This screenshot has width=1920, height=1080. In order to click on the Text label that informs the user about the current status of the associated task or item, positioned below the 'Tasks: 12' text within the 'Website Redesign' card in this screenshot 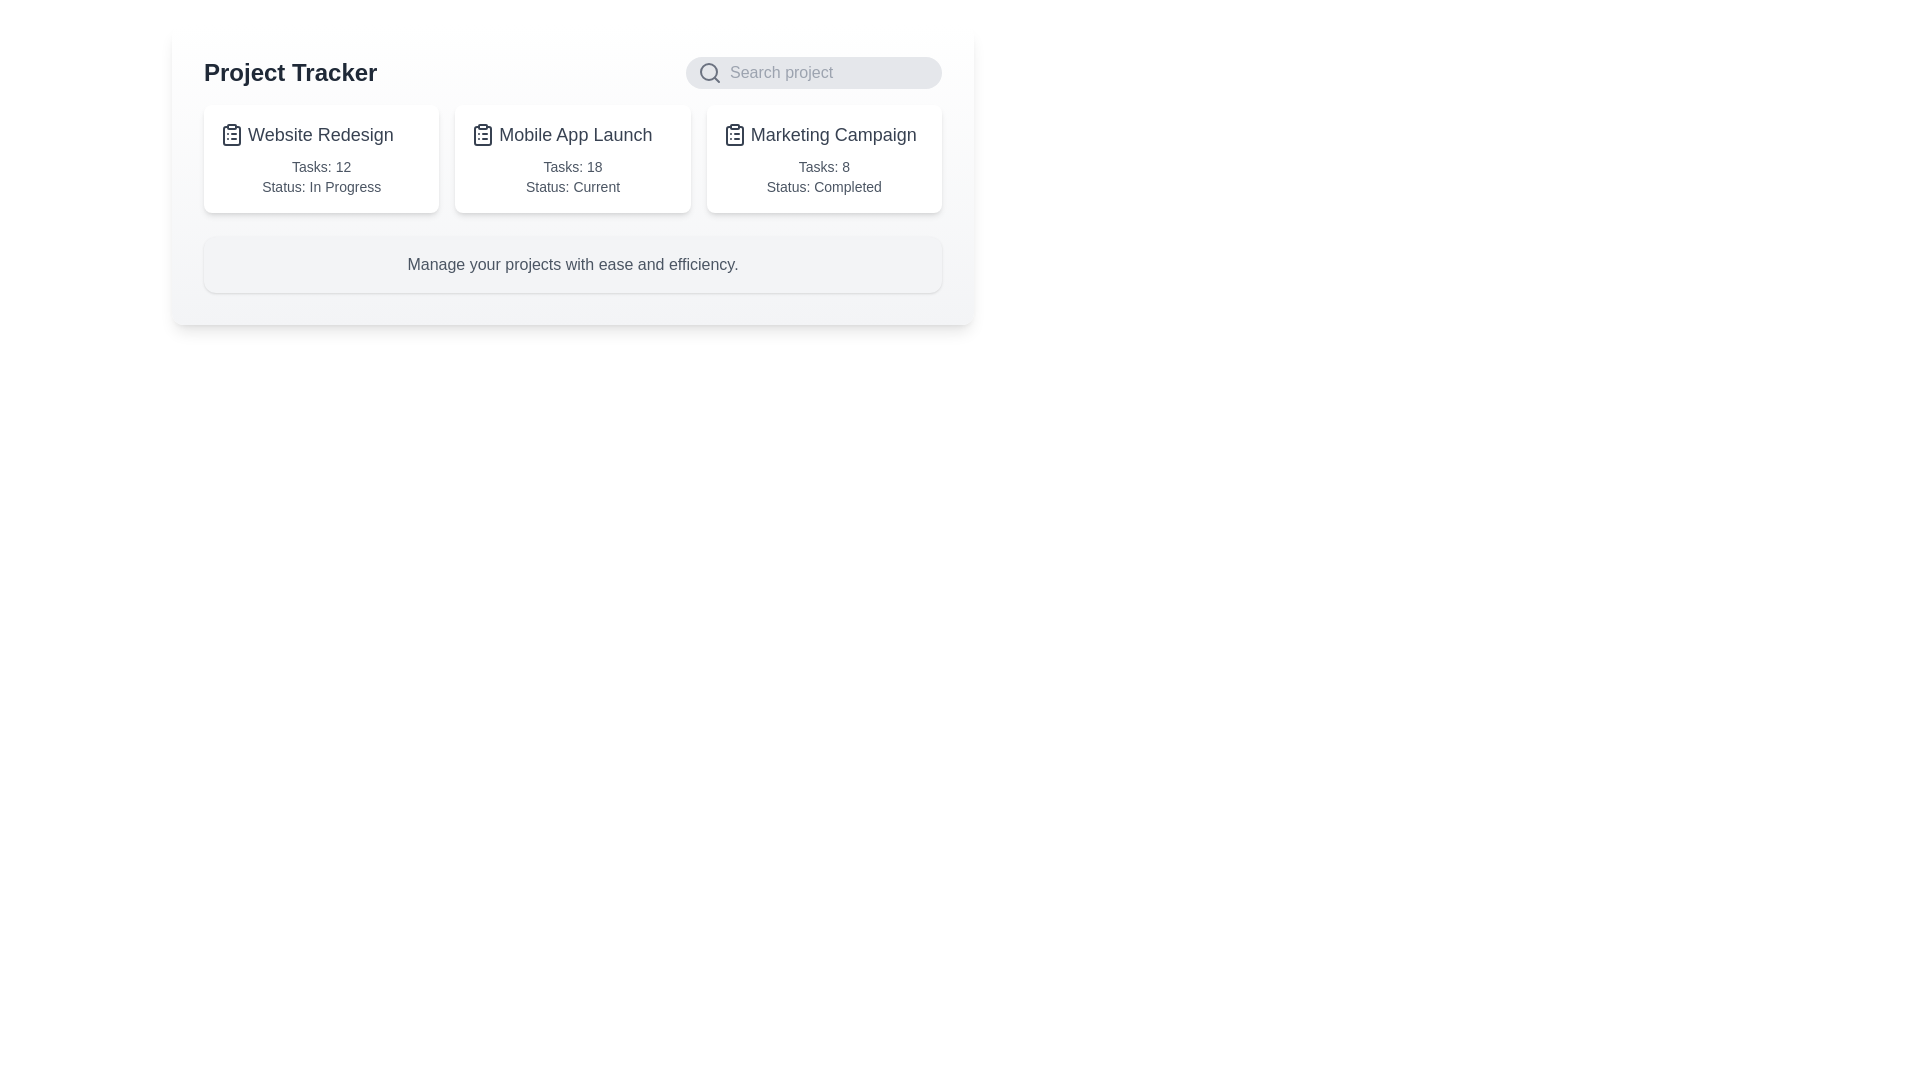, I will do `click(321, 186)`.